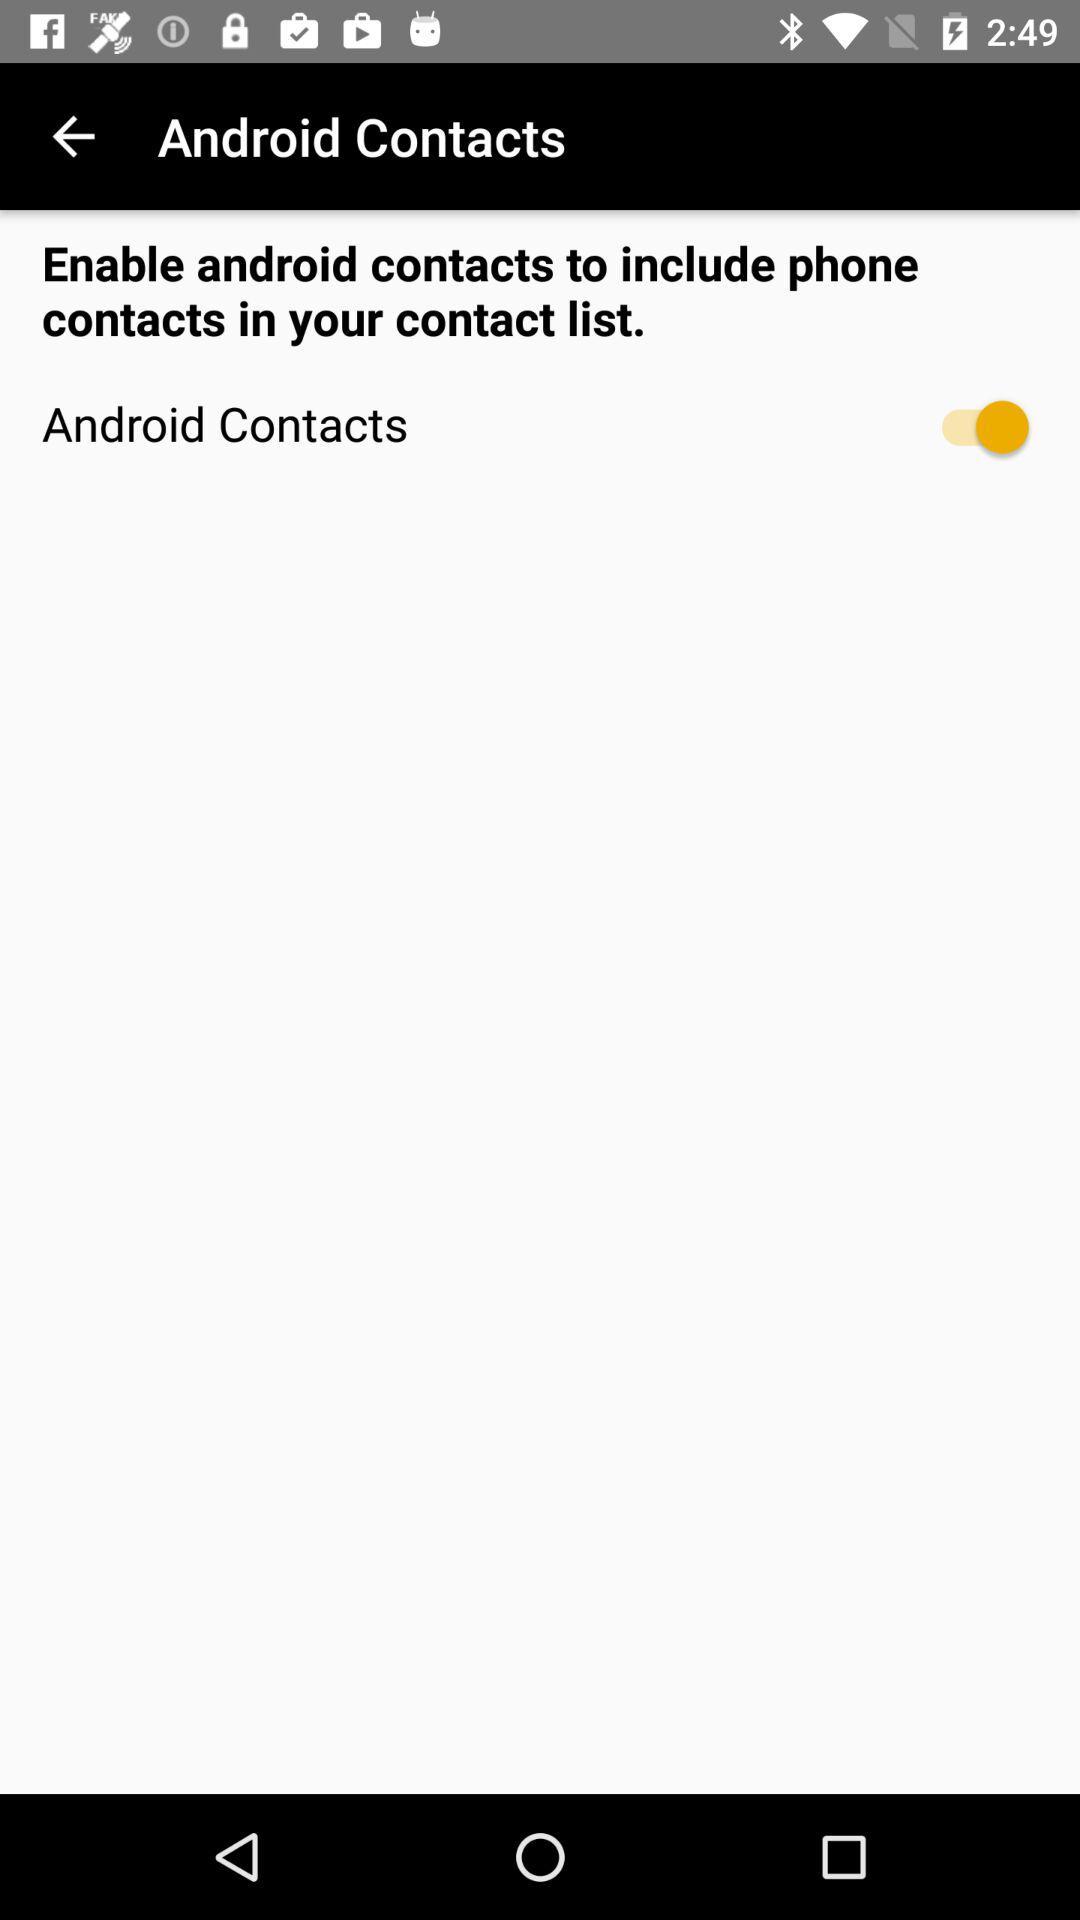 The image size is (1080, 1920). Describe the element at coordinates (72, 135) in the screenshot. I see `item above the enable android contacts icon` at that location.